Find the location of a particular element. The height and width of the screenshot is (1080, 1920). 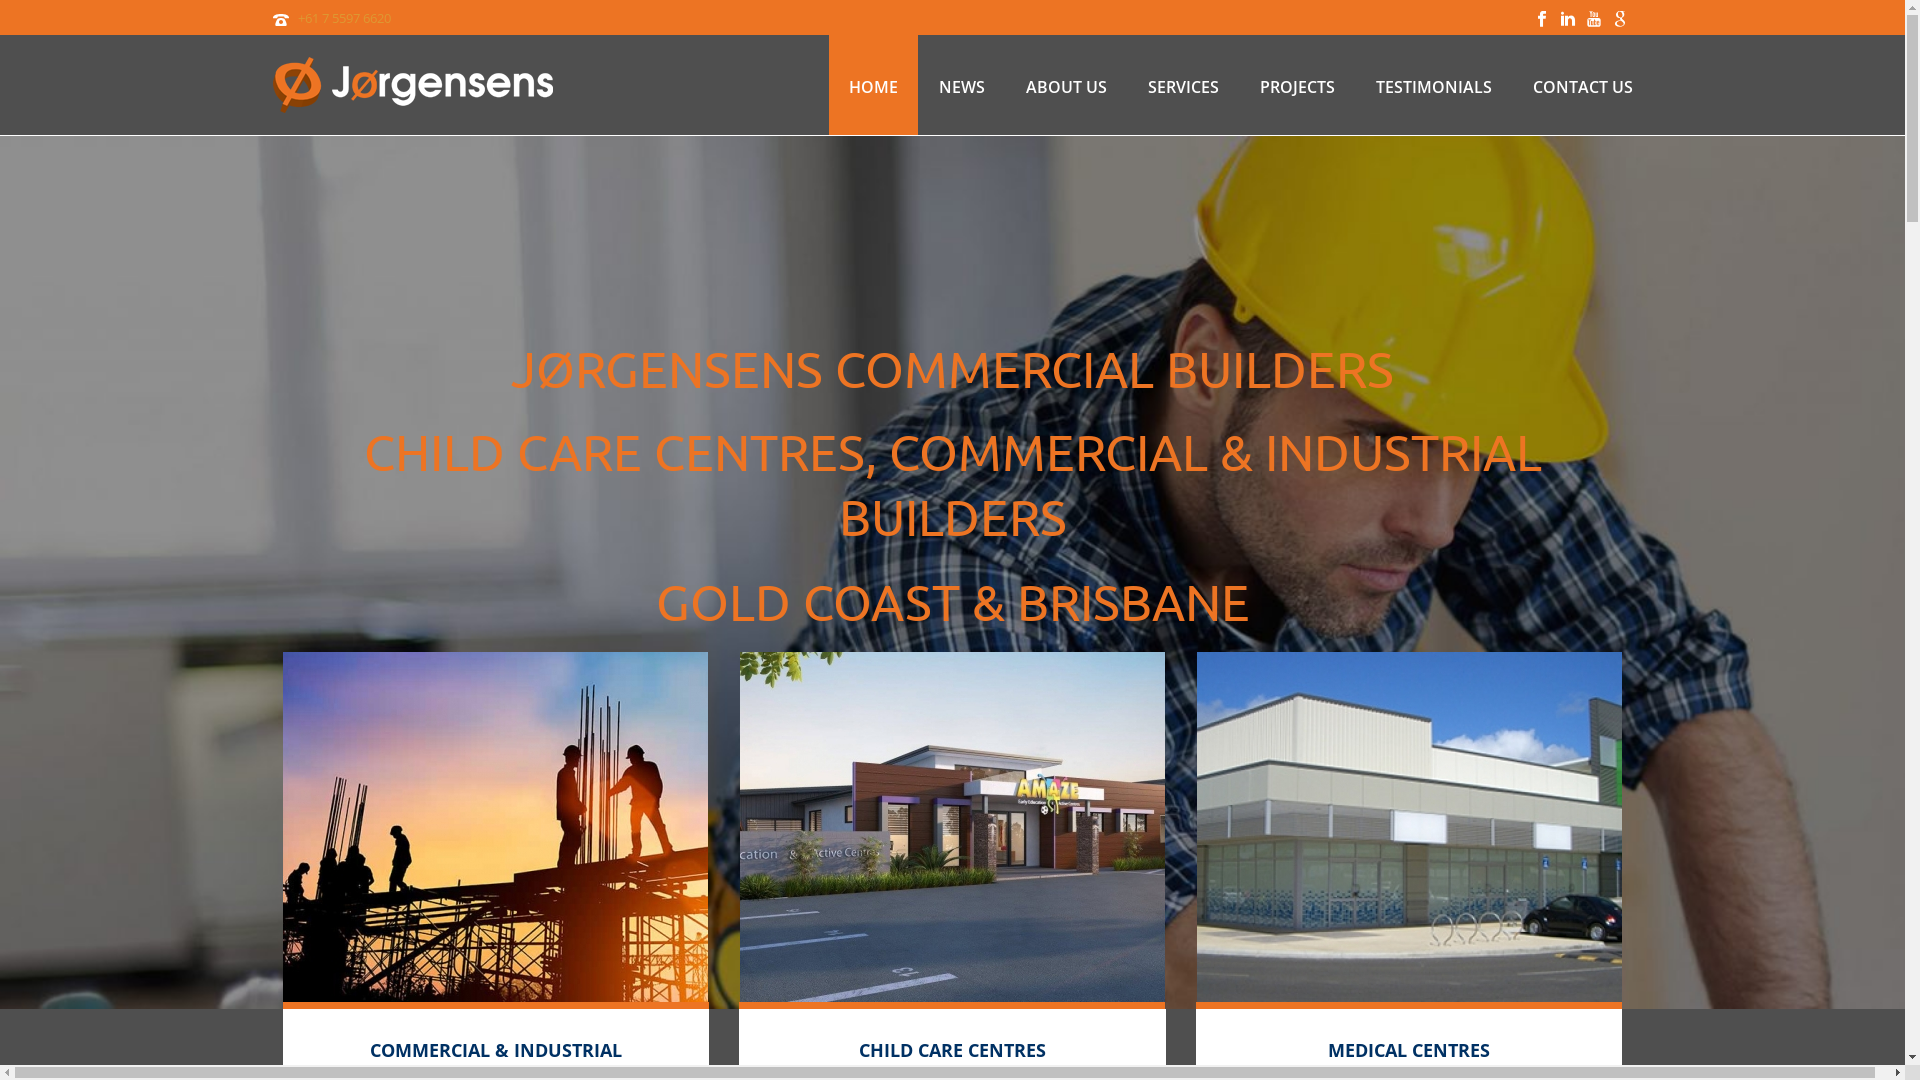

'jorgensens-medical-centre-construction' is located at coordinates (1408, 826).